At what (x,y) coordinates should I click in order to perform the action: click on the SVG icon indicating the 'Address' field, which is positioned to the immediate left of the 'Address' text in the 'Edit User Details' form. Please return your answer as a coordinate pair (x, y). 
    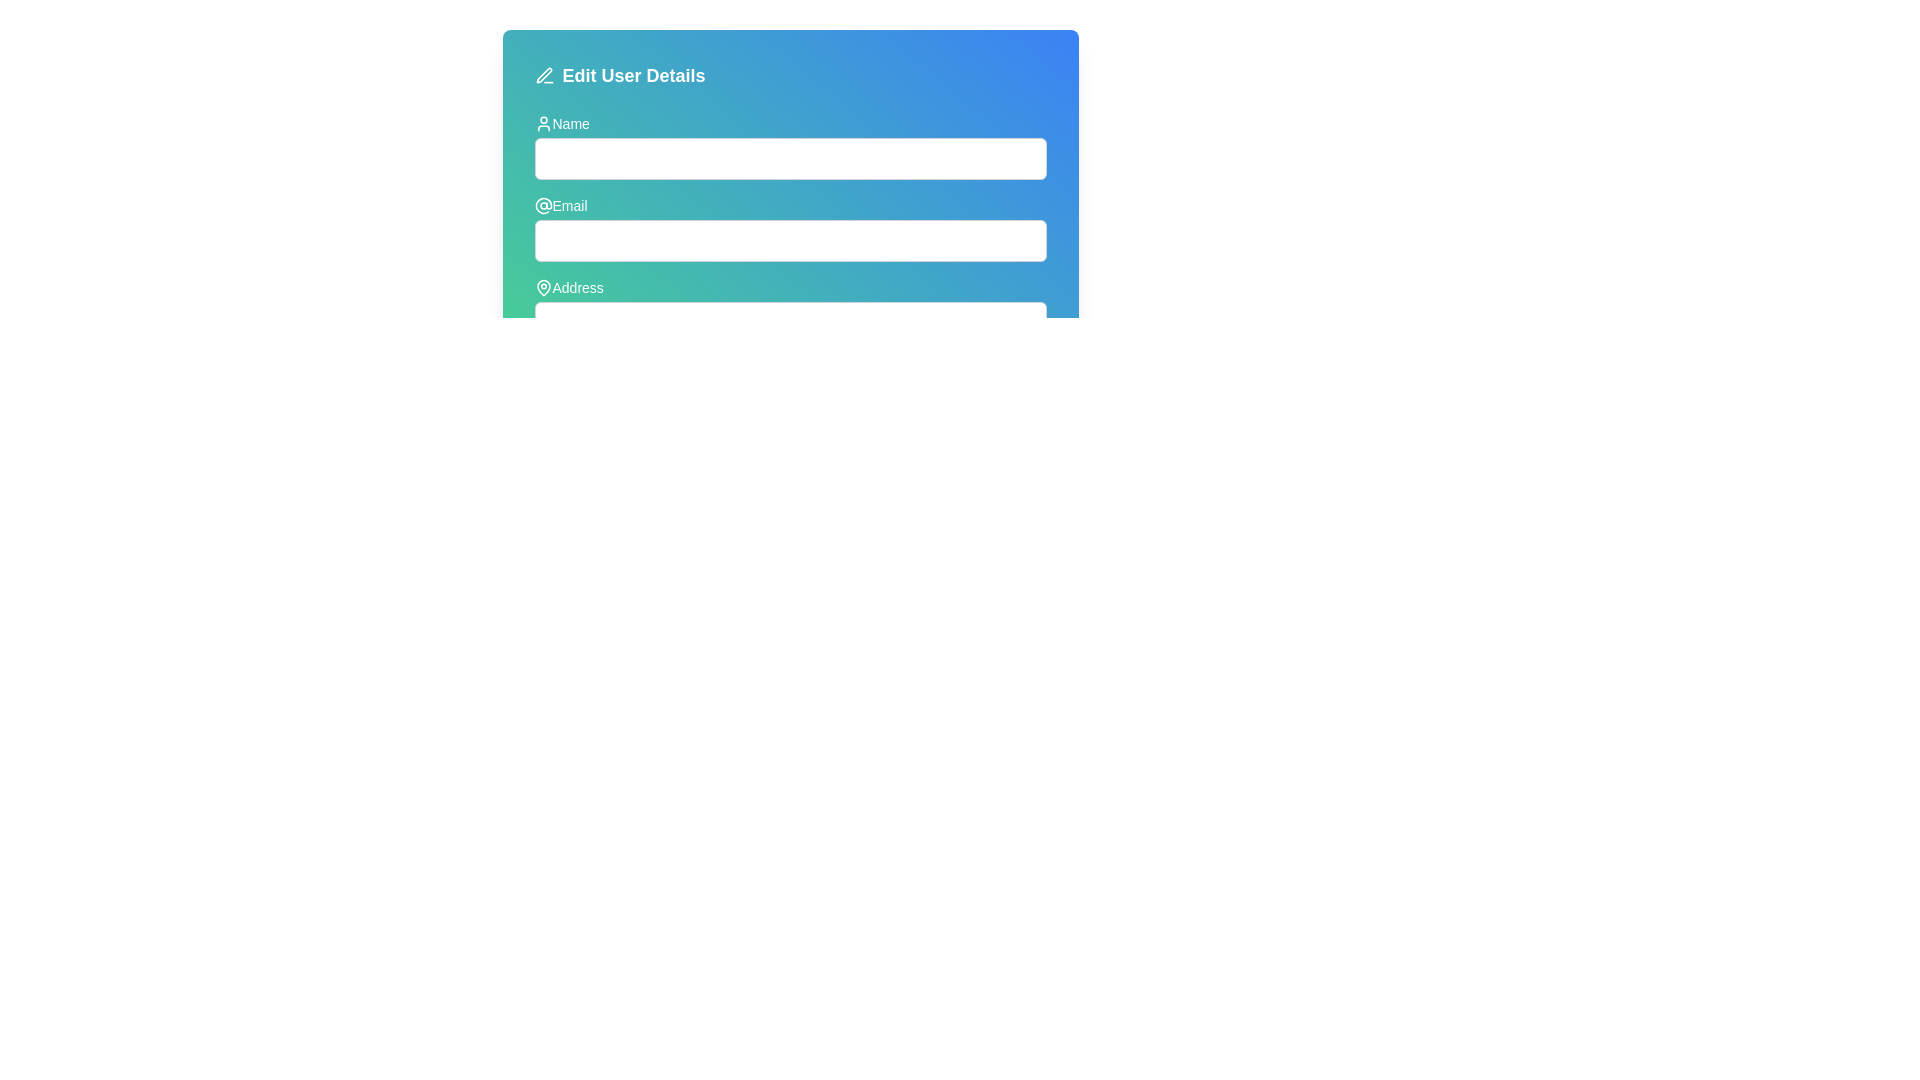
    Looking at the image, I should click on (543, 288).